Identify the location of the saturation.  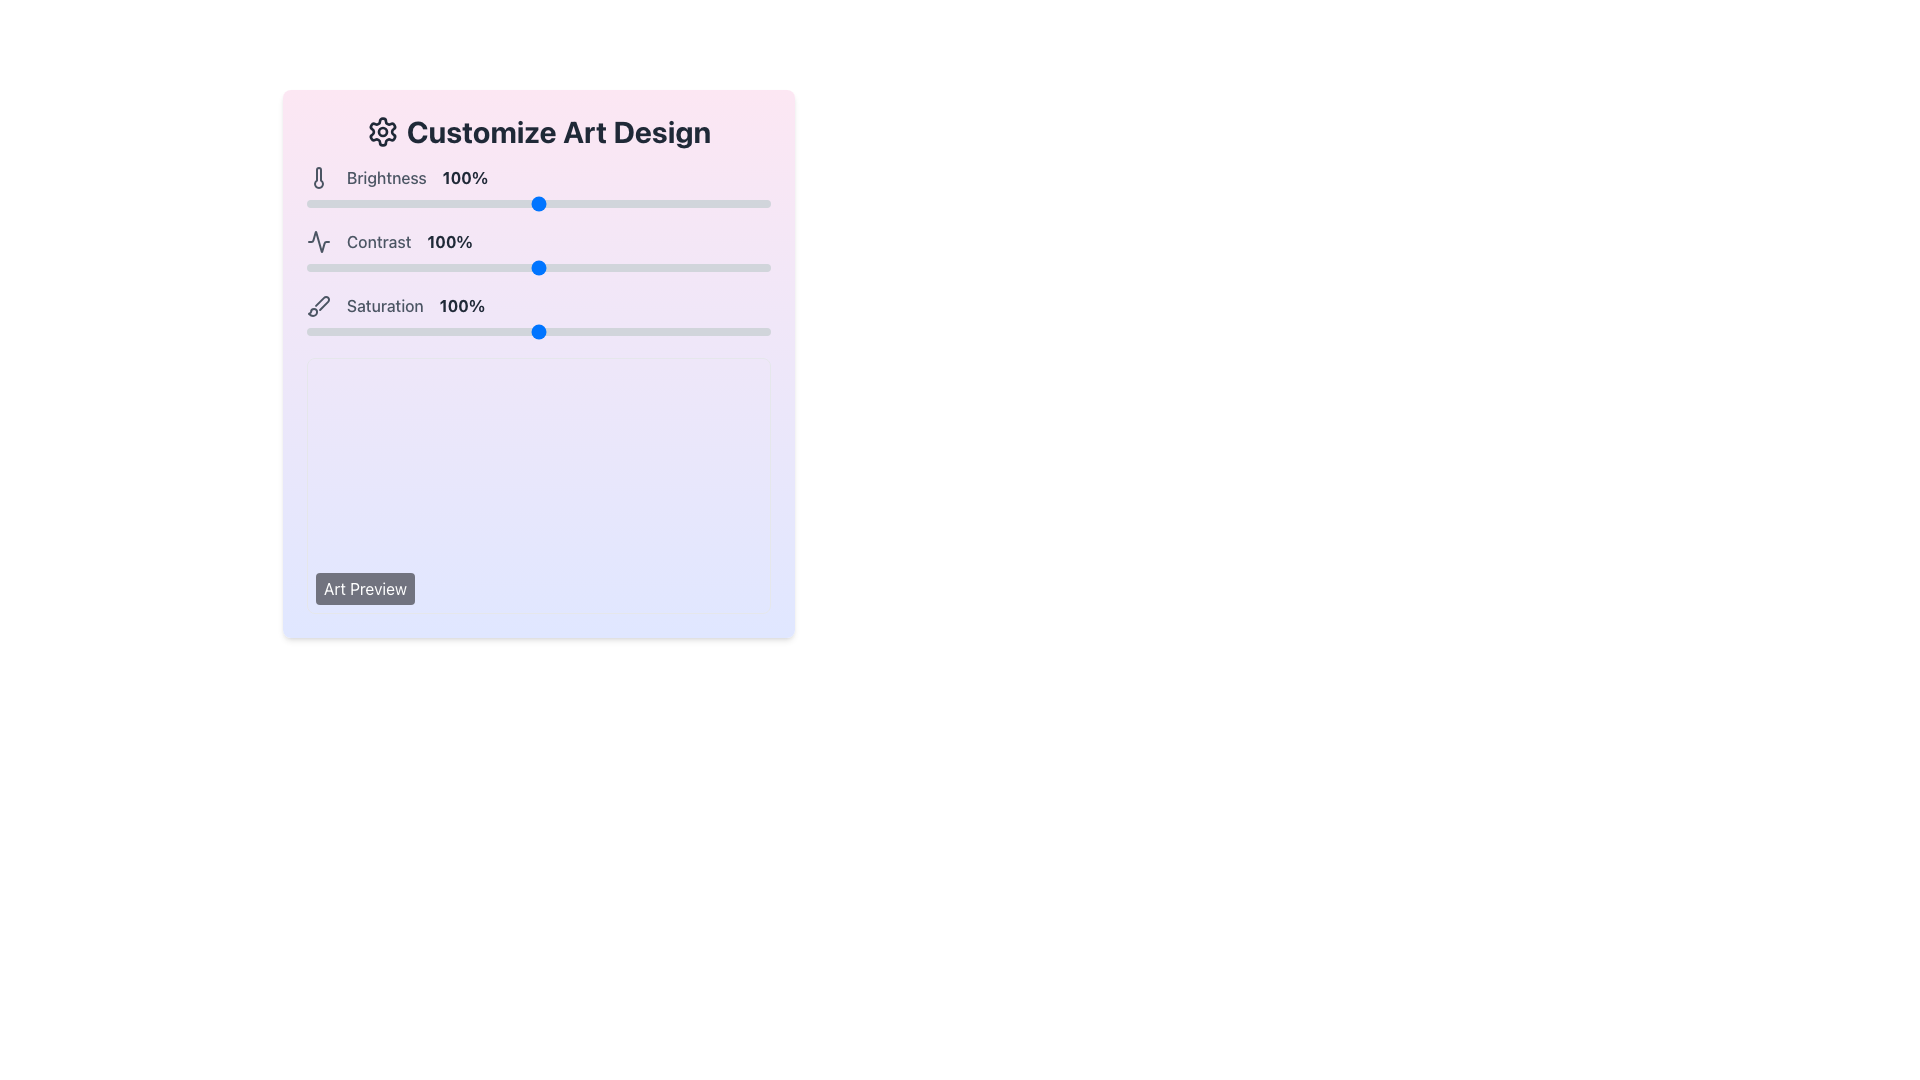
(470, 330).